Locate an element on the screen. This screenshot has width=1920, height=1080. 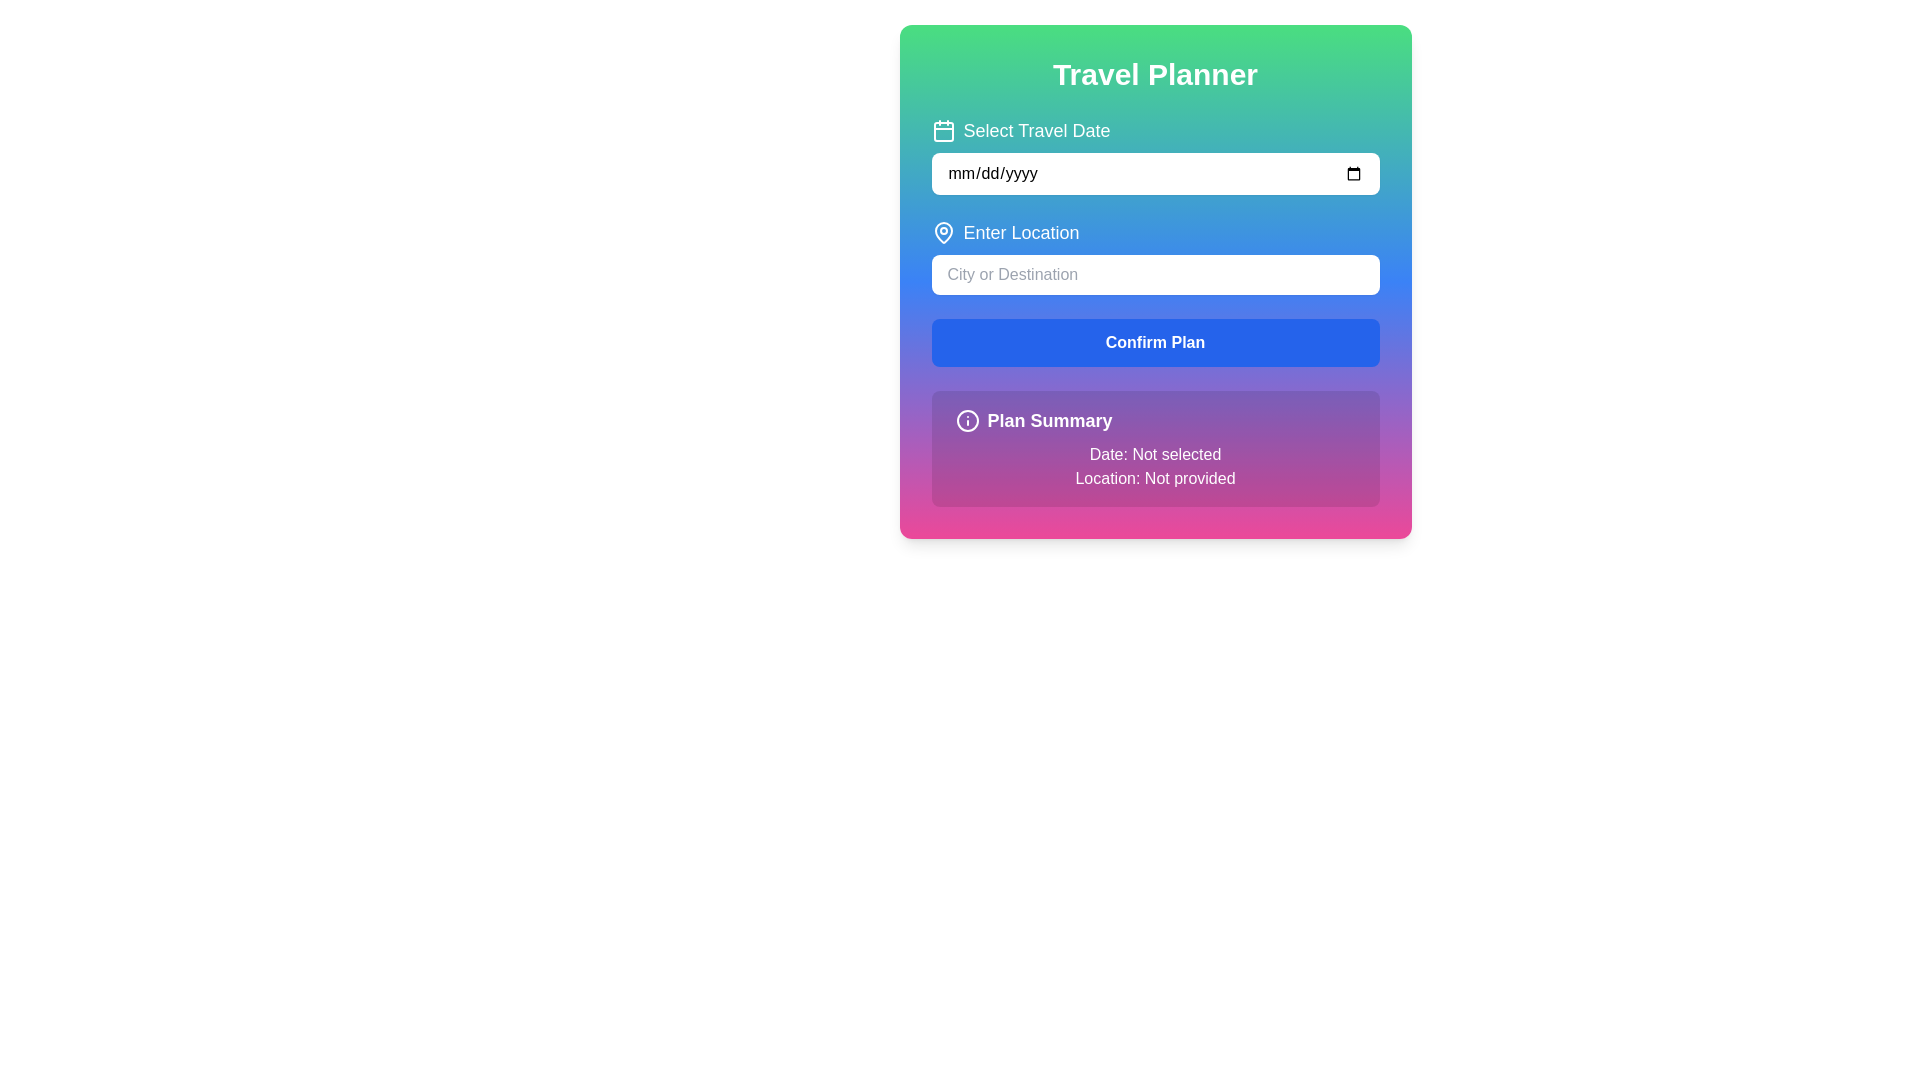
the 'Travel Planner' title text element, which serves as a header for the section and is located at the top center of the layout is located at coordinates (1155, 73).